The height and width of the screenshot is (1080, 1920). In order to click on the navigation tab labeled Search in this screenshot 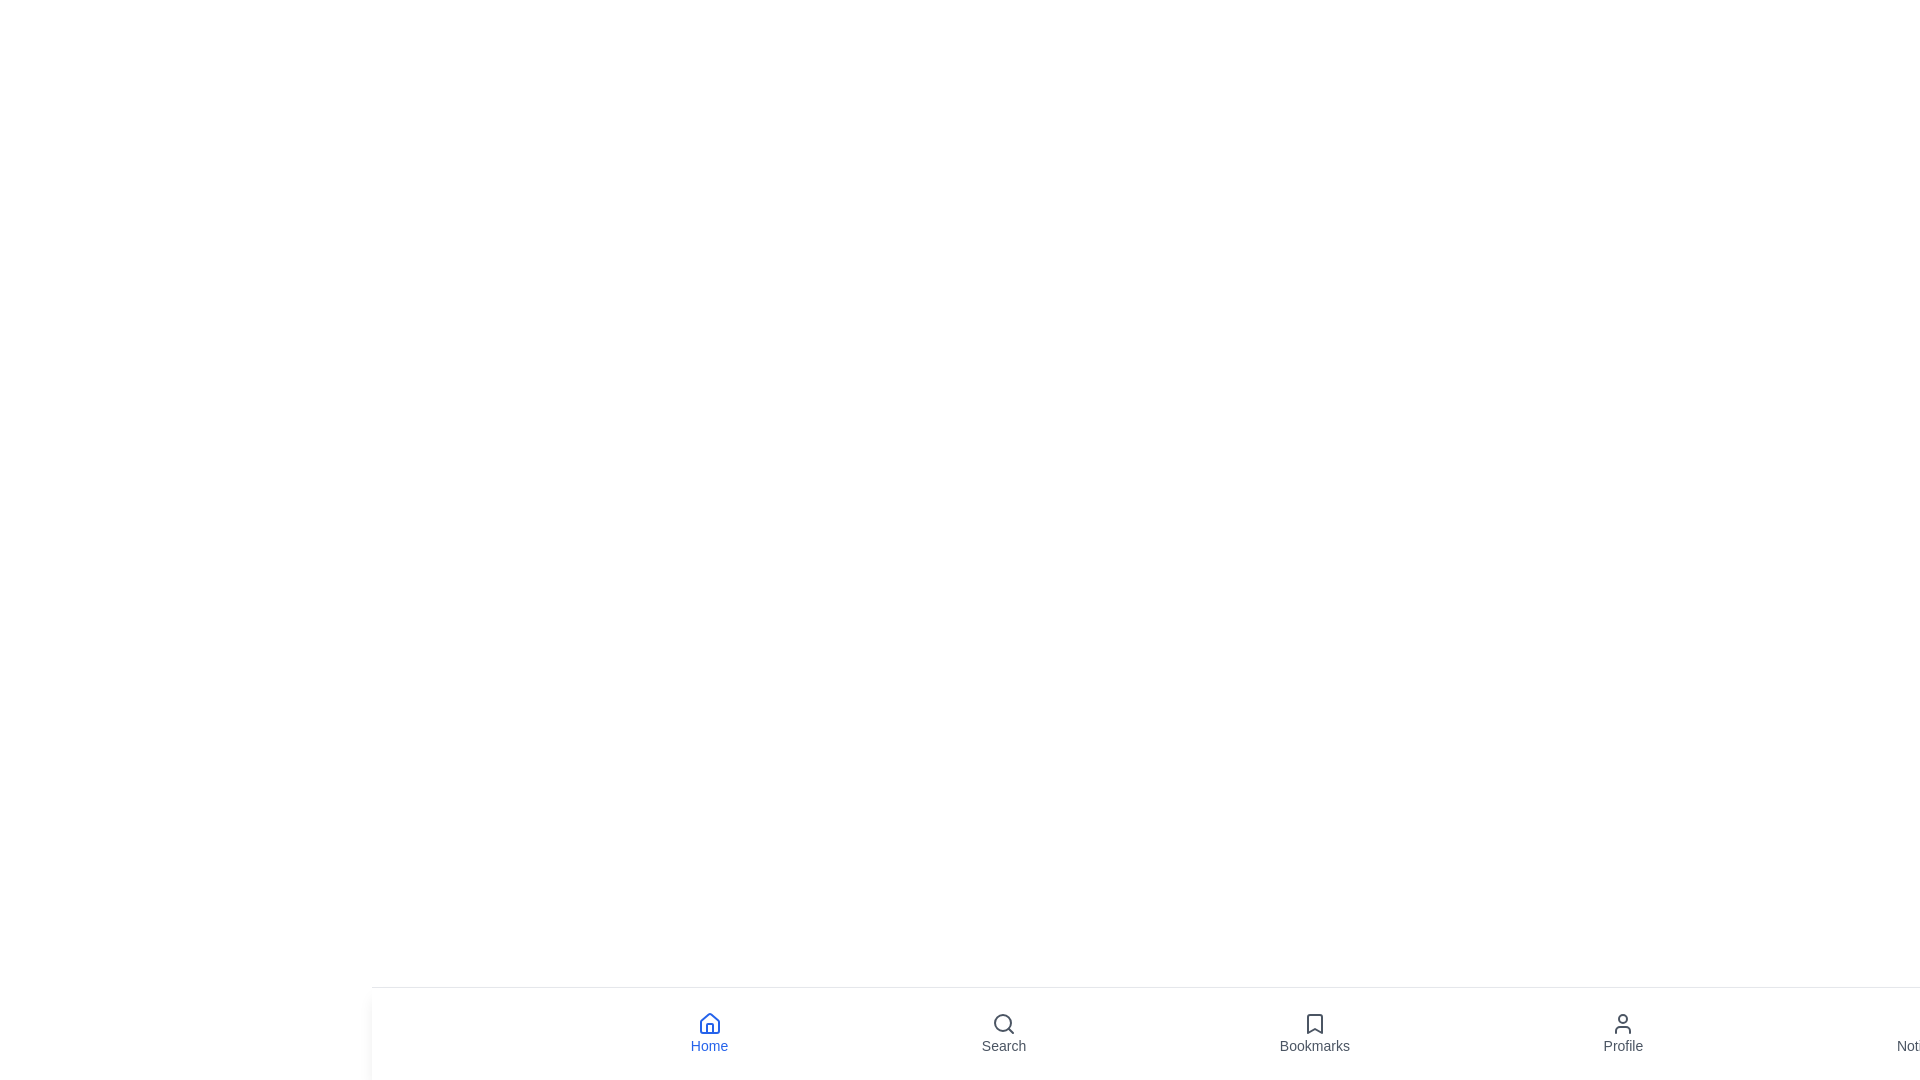, I will do `click(1003, 1033)`.